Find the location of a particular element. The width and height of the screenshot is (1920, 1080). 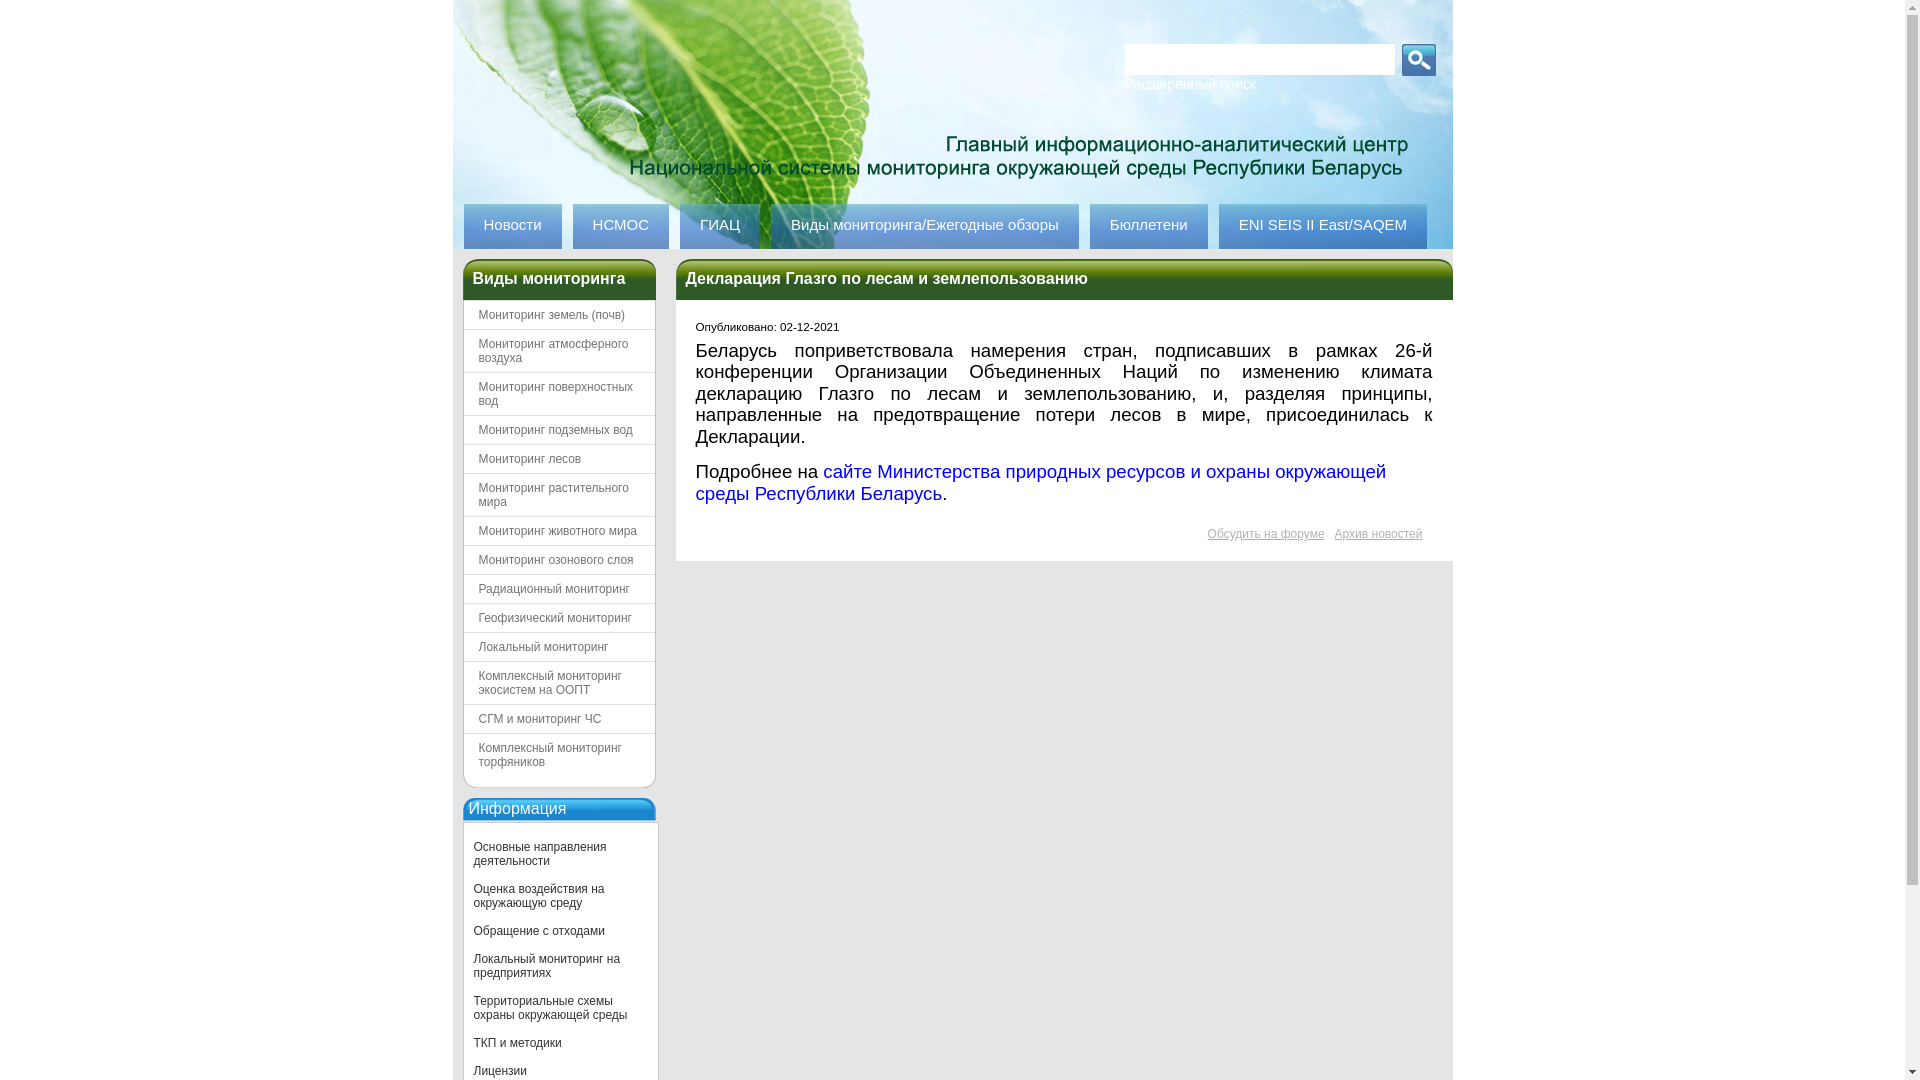

'ENI SEIS II East/SAQEM' is located at coordinates (1218, 225).